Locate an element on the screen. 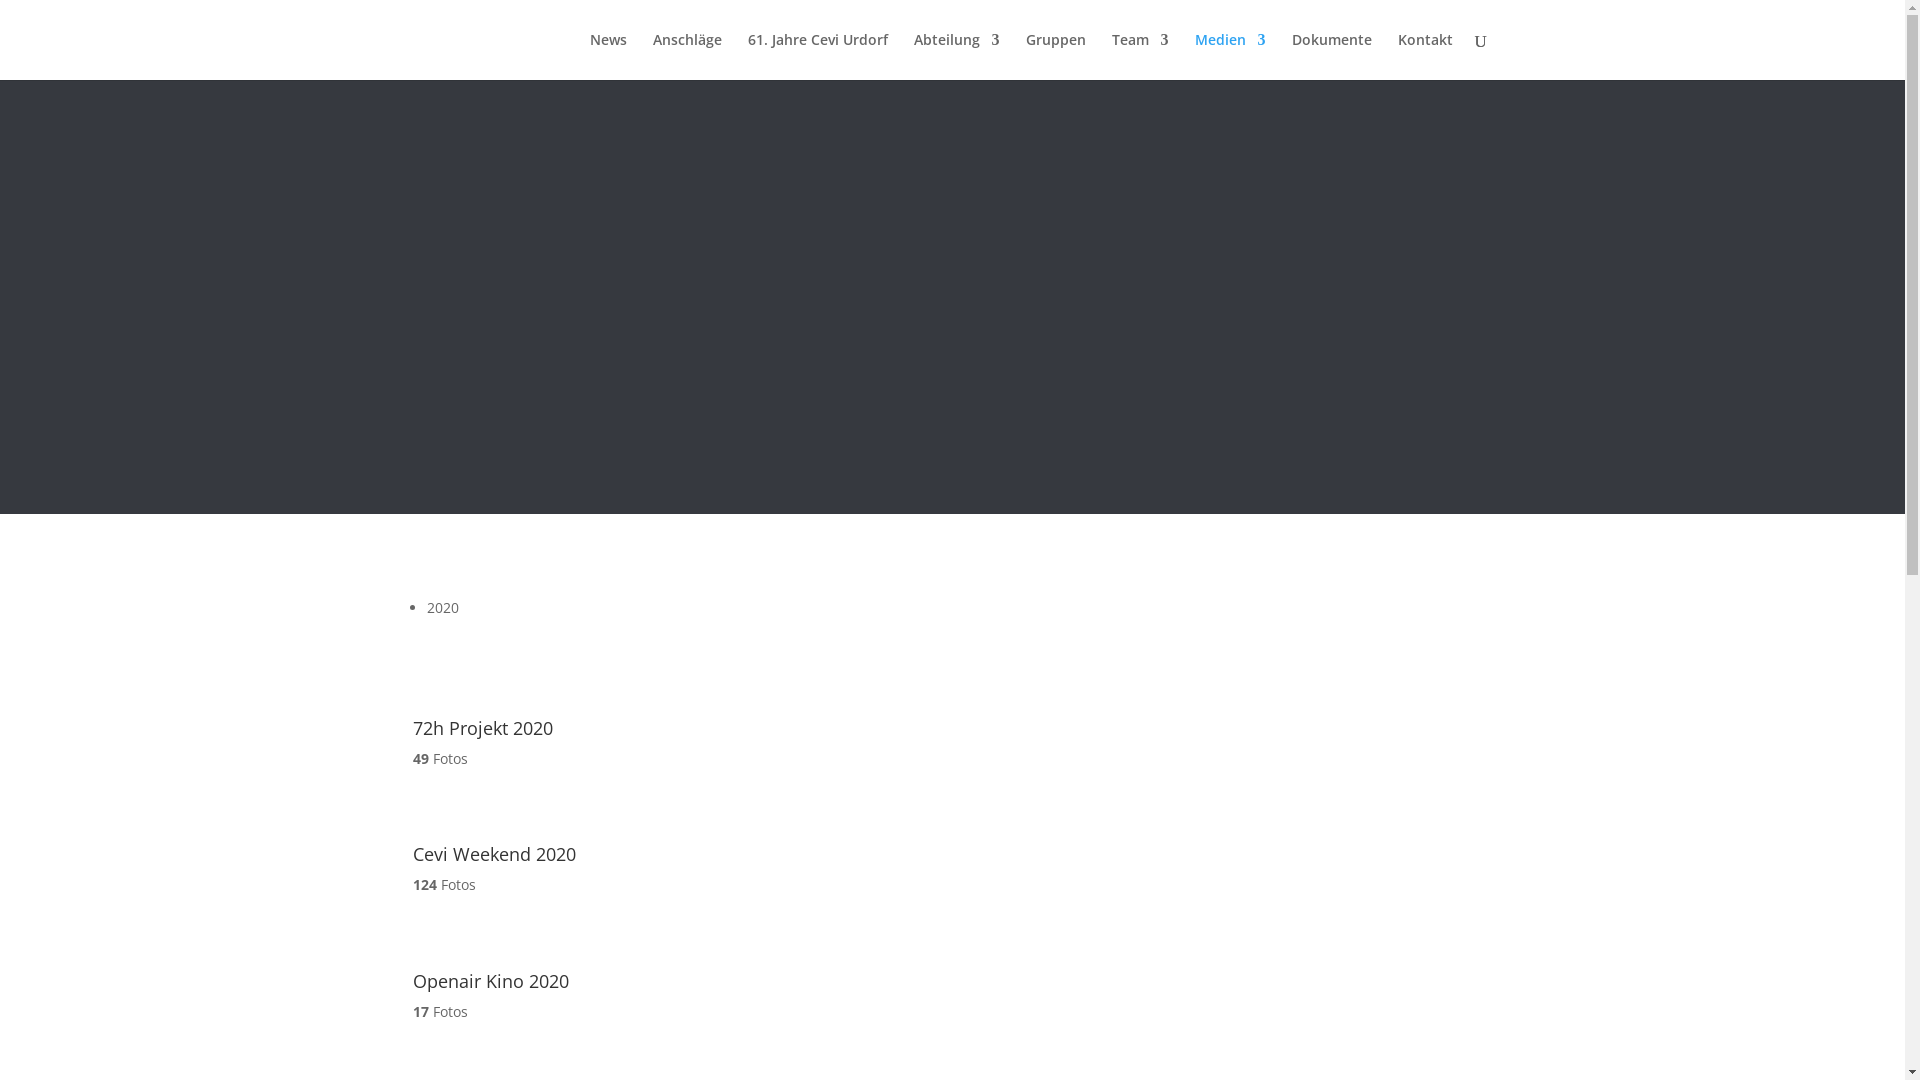 This screenshot has width=1920, height=1080. '72h Projekt 2020' is located at coordinates (456, 705).